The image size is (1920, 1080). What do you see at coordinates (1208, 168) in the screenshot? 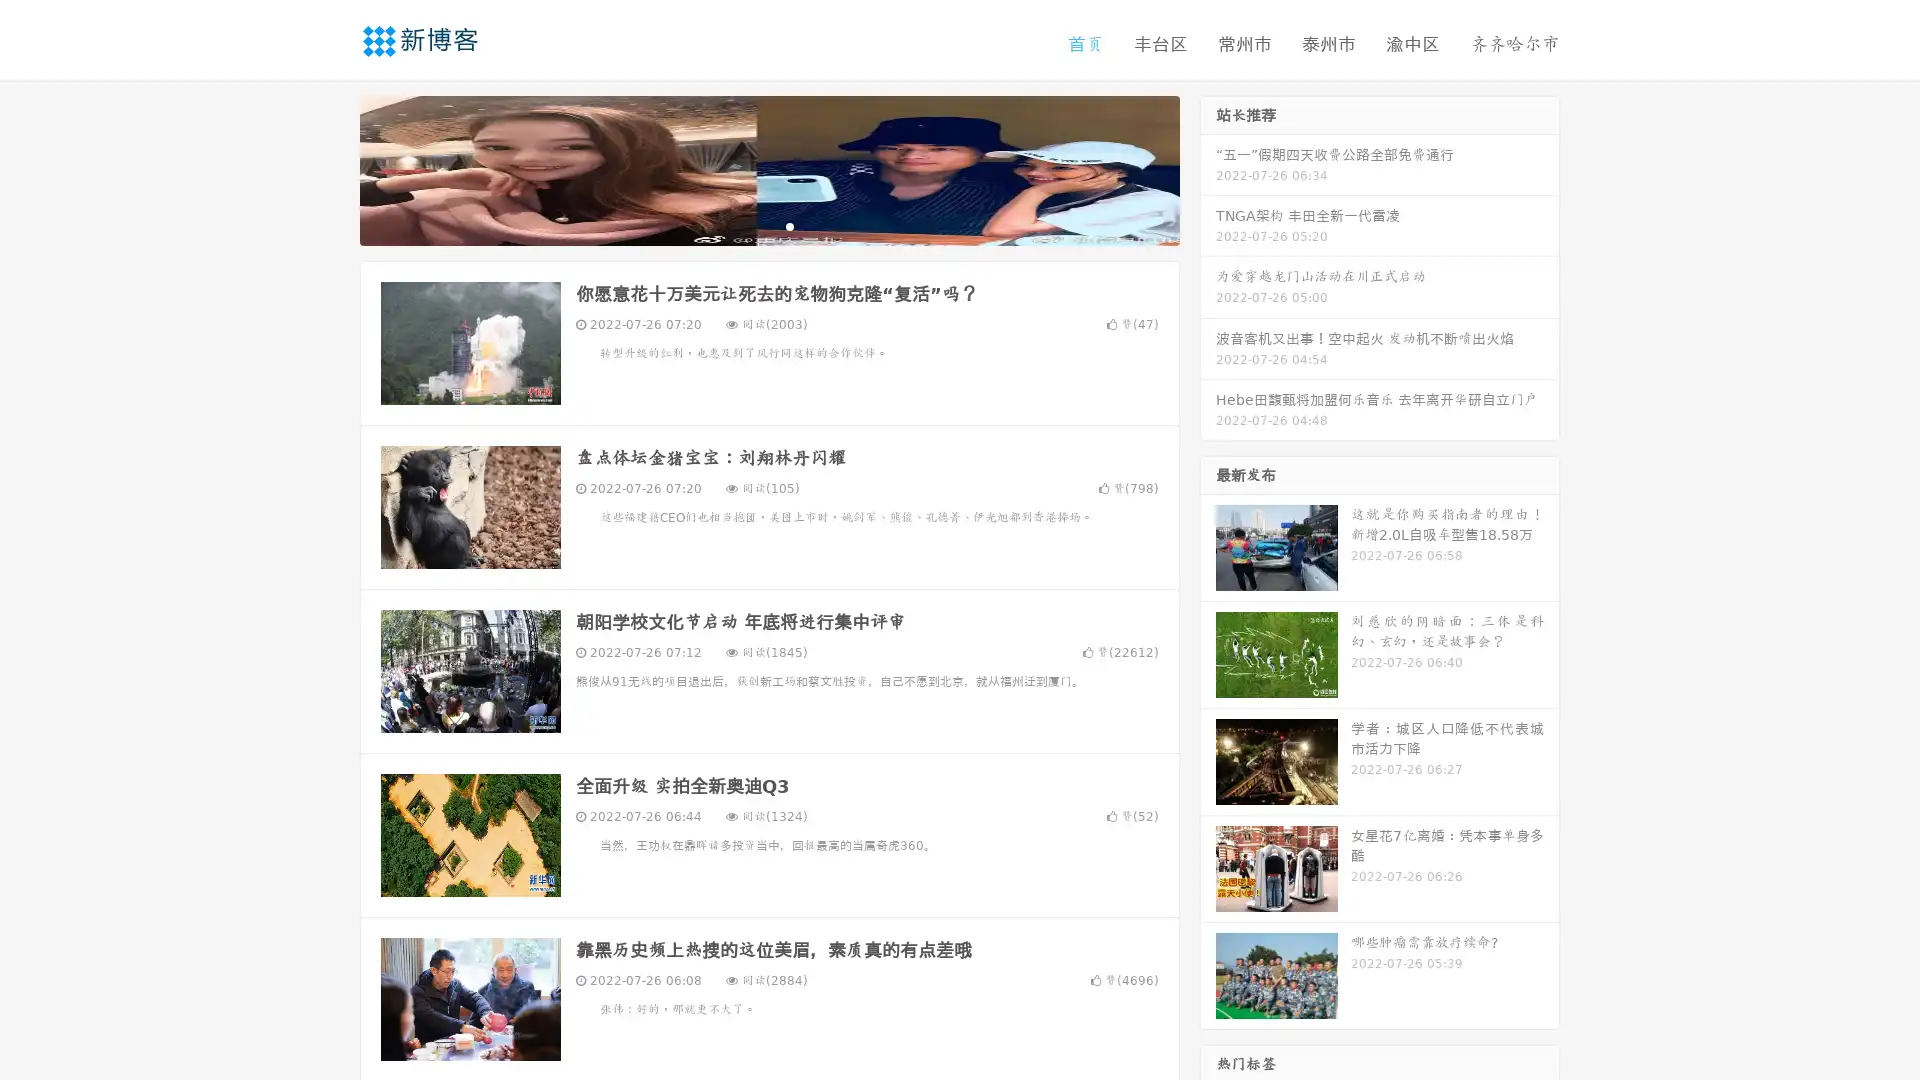
I see `Next slide` at bounding box center [1208, 168].